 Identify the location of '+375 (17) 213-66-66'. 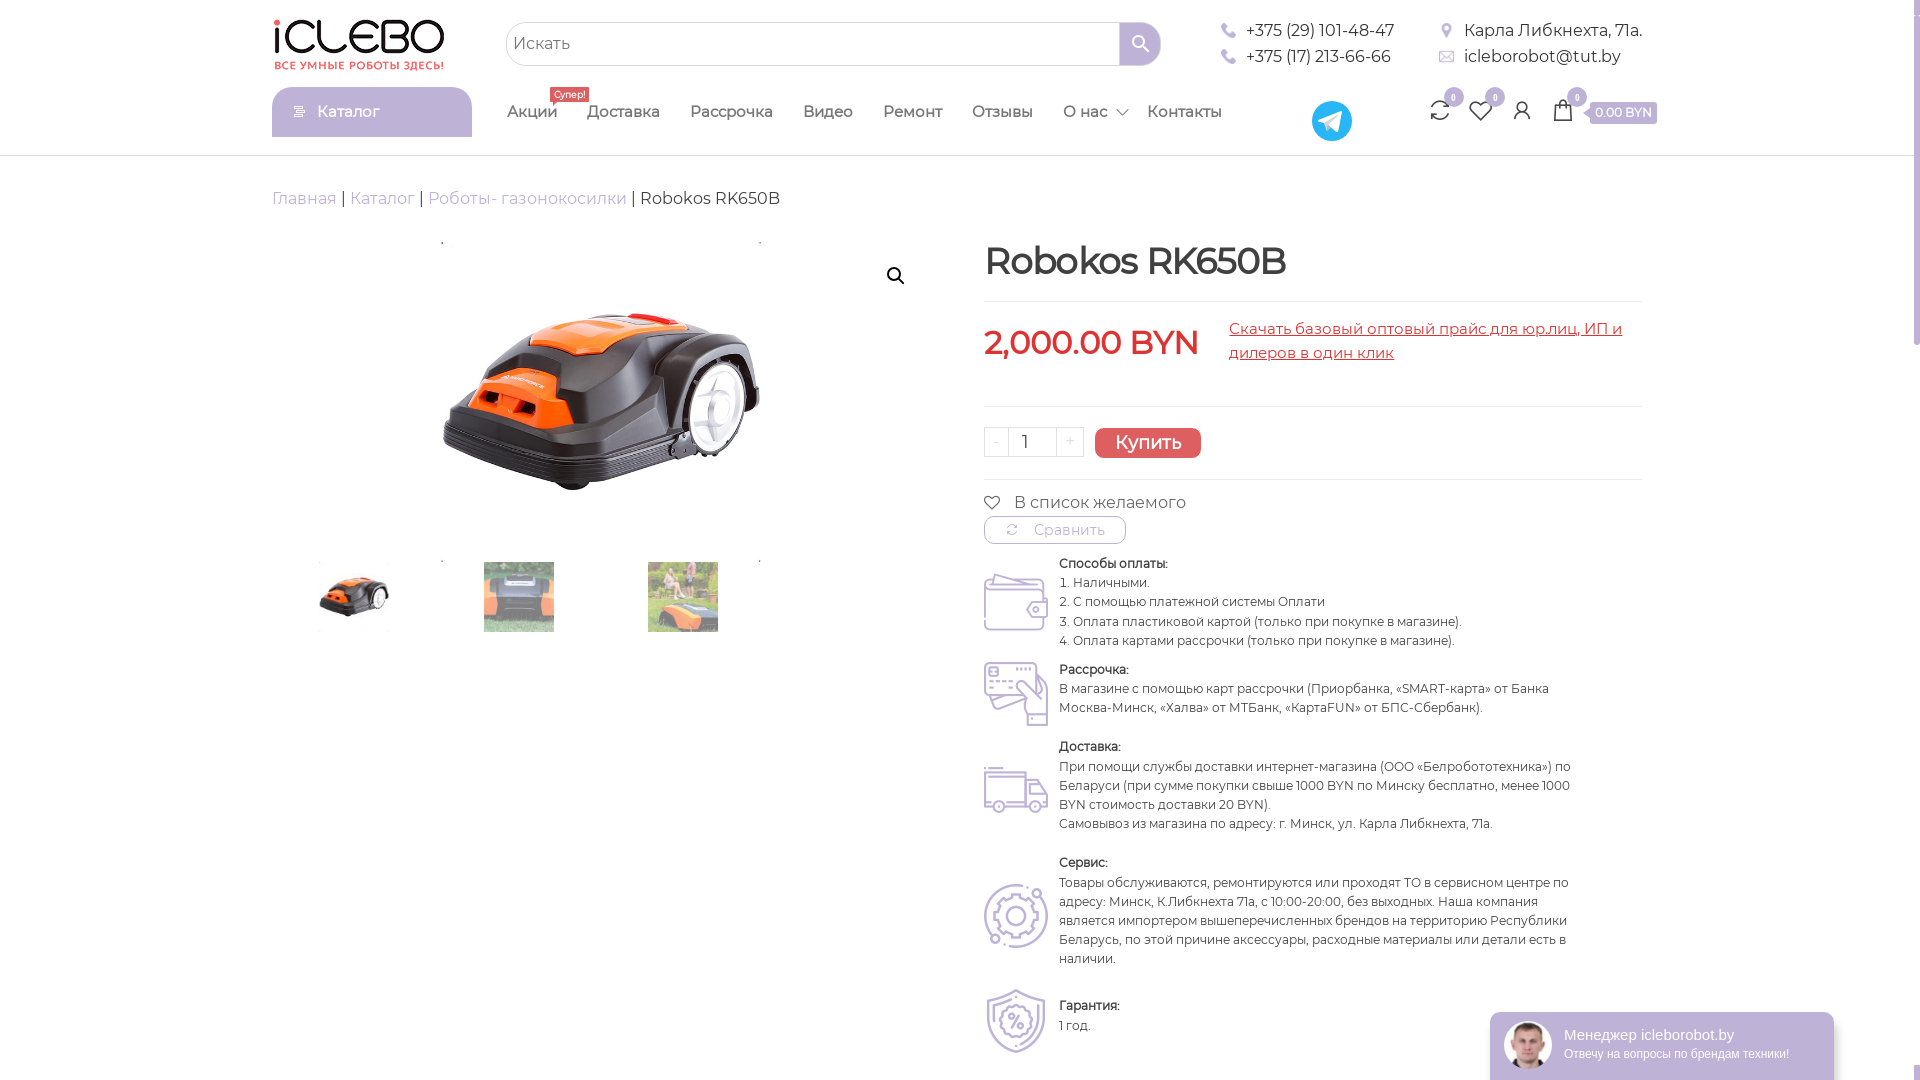
(1318, 56).